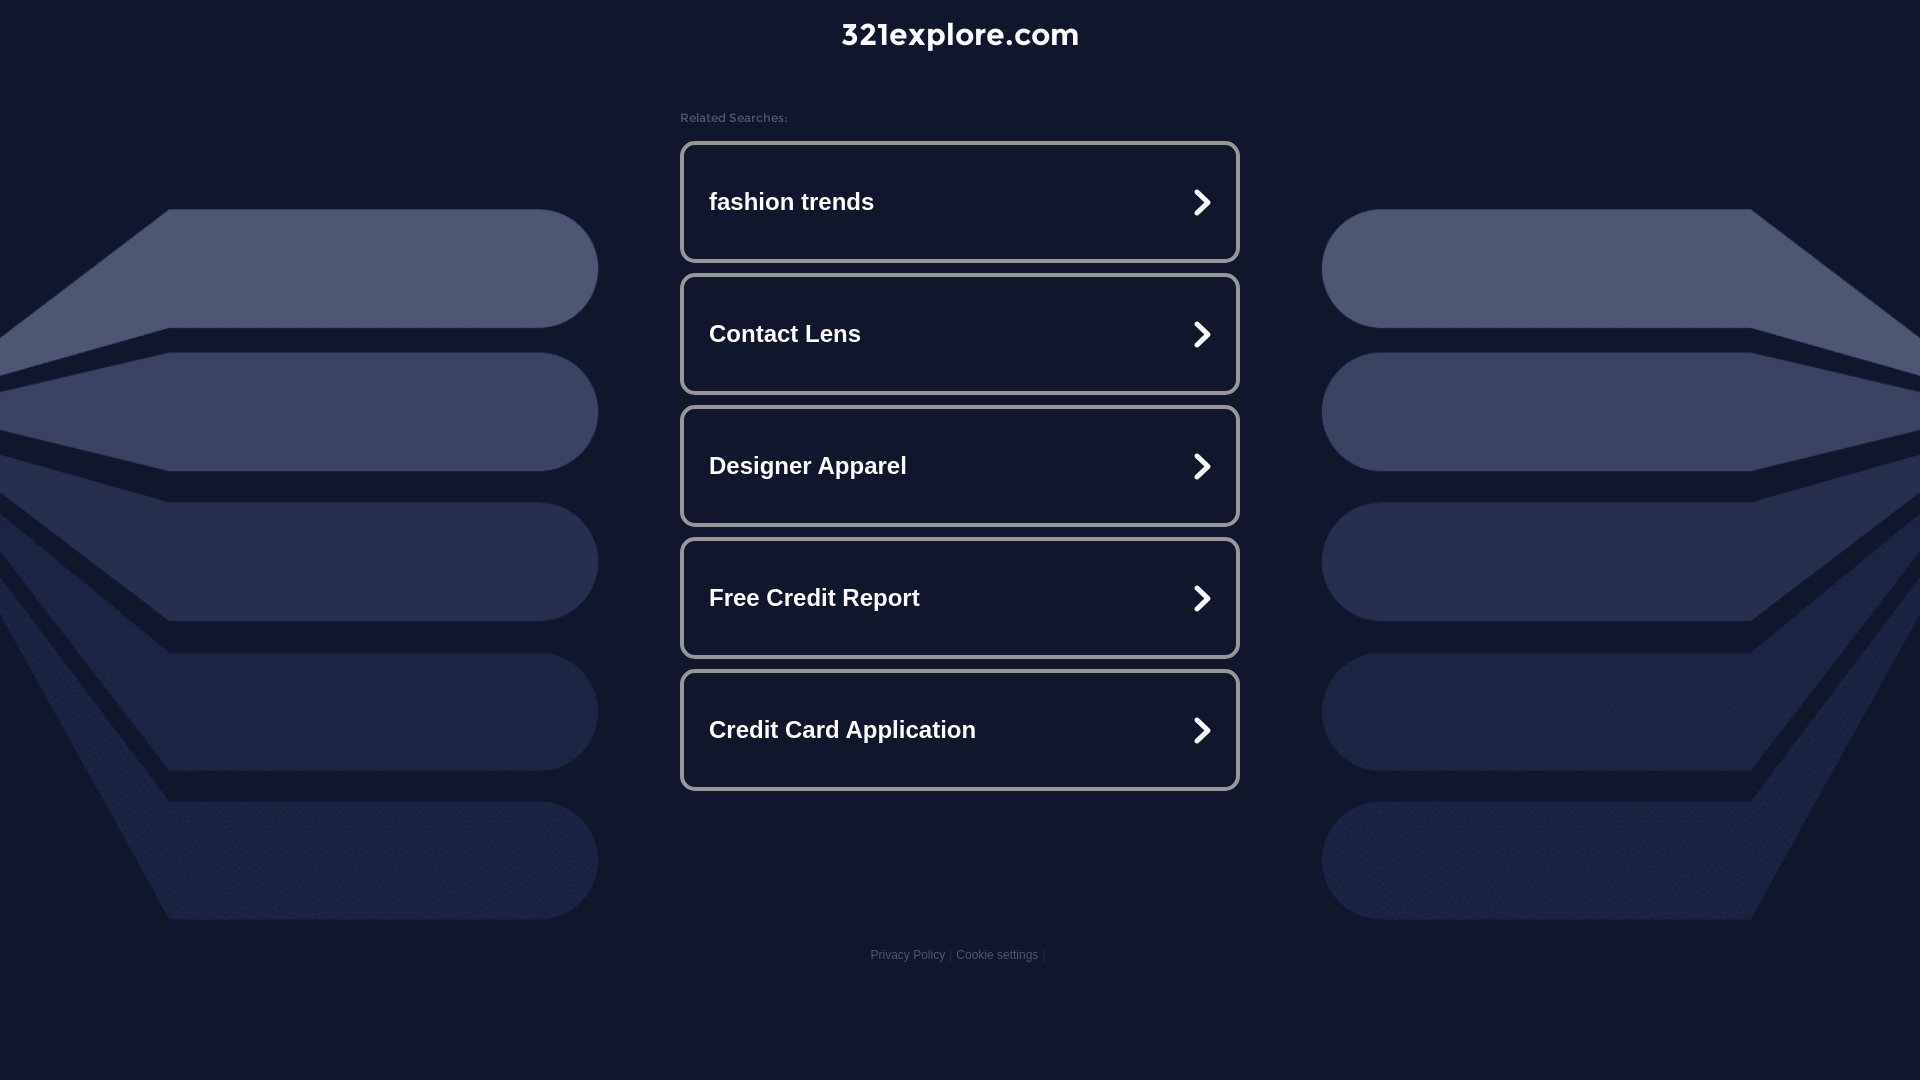  I want to click on 'Cookie settings', so click(954, 954).